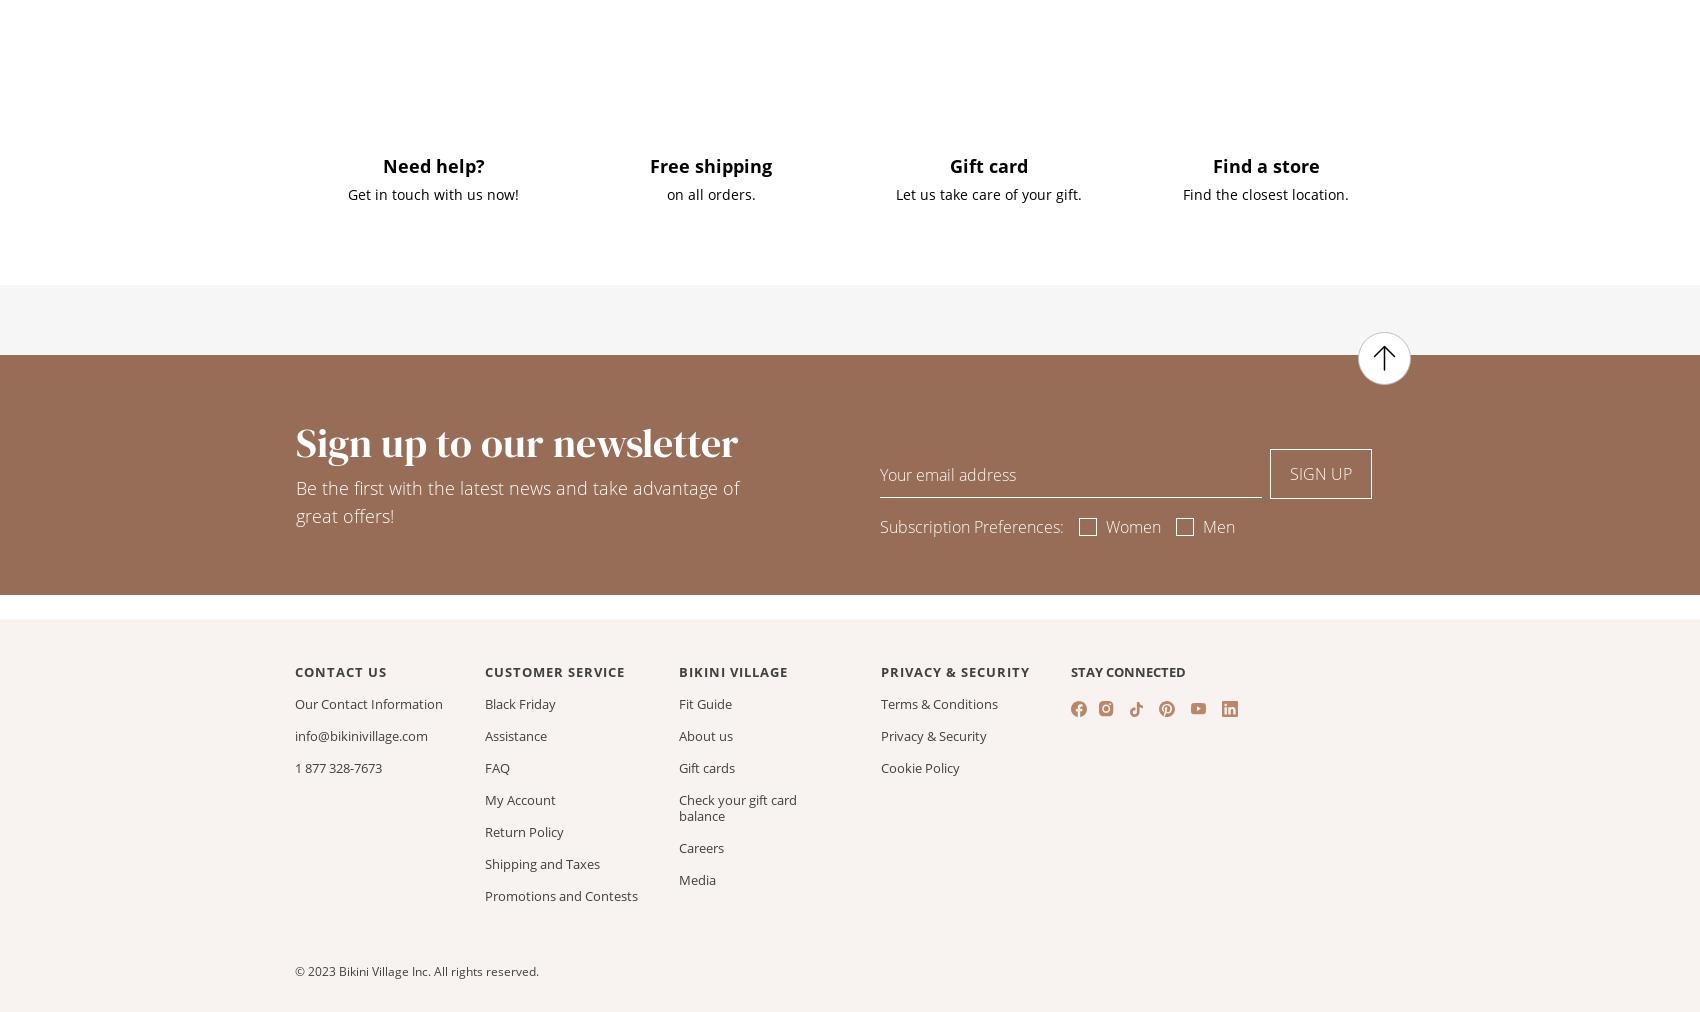  Describe the element at coordinates (971, 526) in the screenshot. I see `'Subscription Preferences:'` at that location.